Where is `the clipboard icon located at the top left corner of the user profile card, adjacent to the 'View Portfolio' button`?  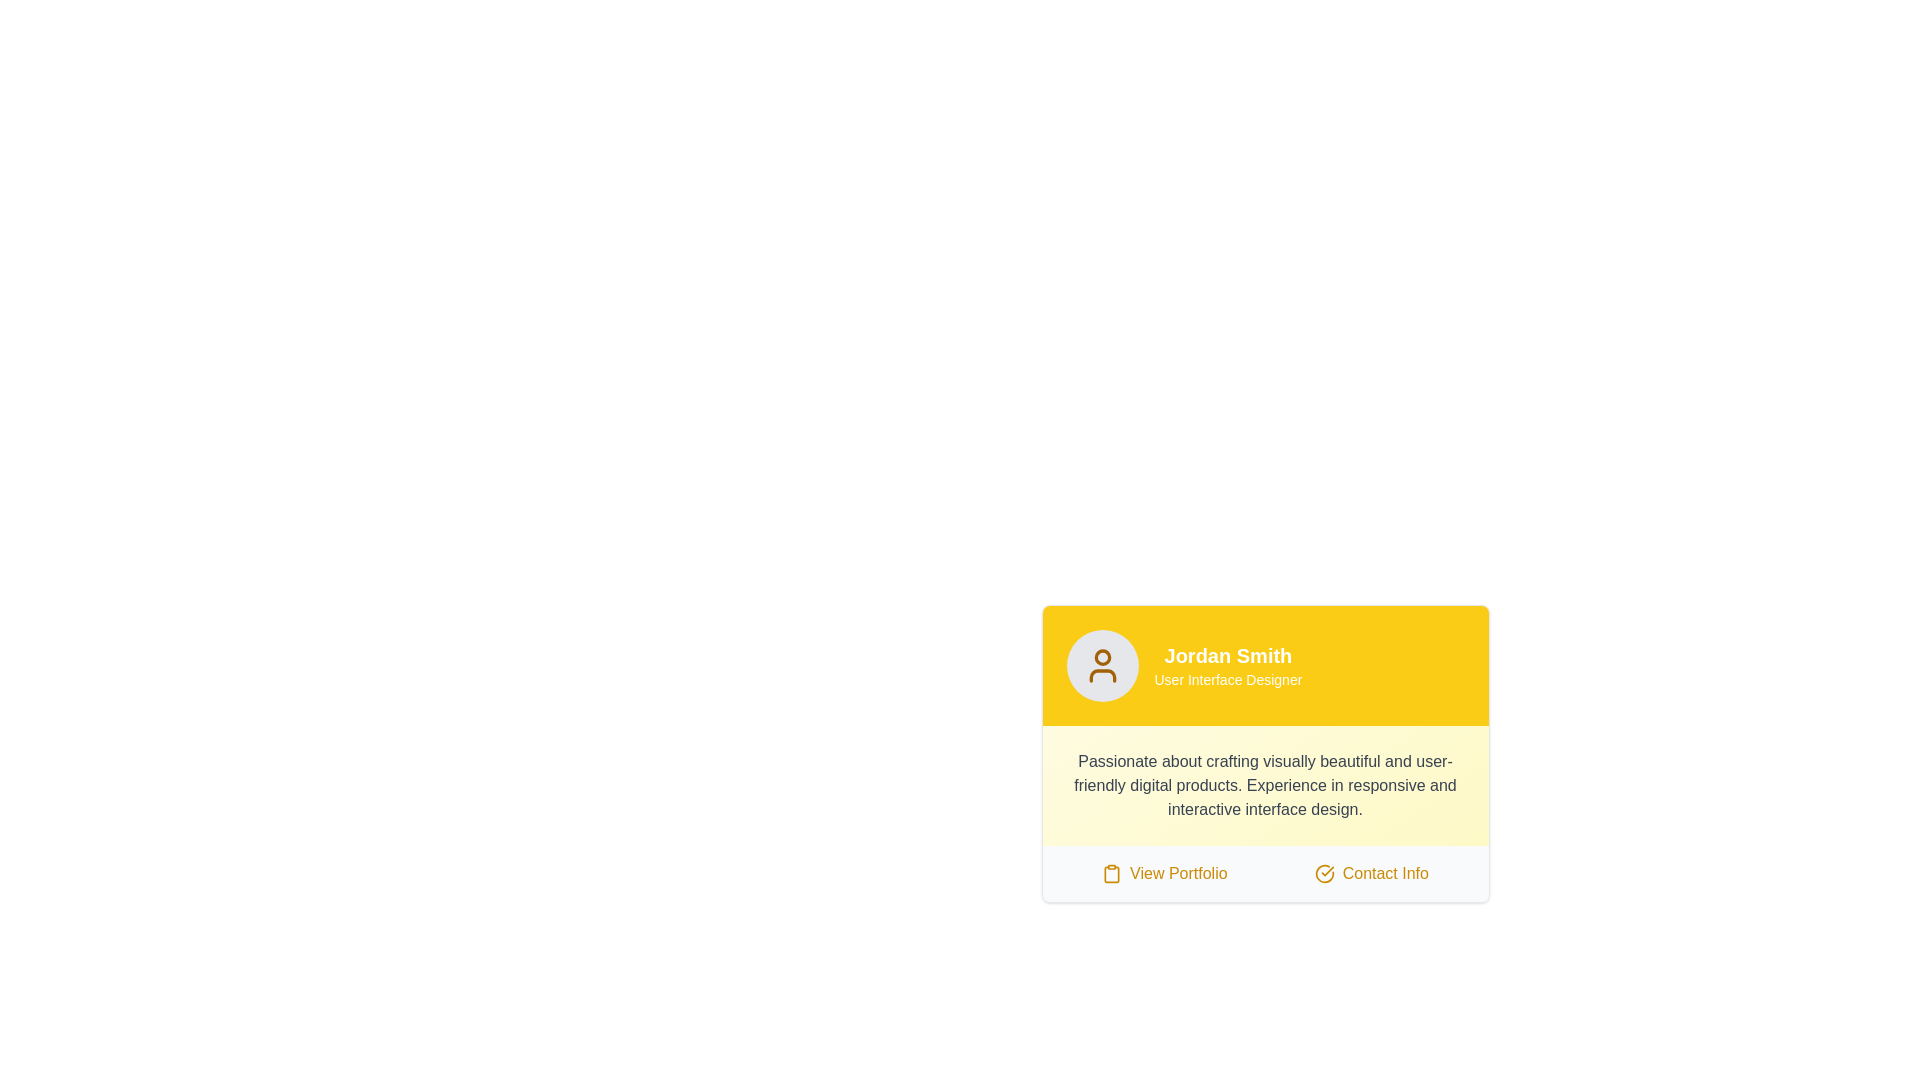
the clipboard icon located at the top left corner of the user profile card, adjacent to the 'View Portfolio' button is located at coordinates (1111, 873).